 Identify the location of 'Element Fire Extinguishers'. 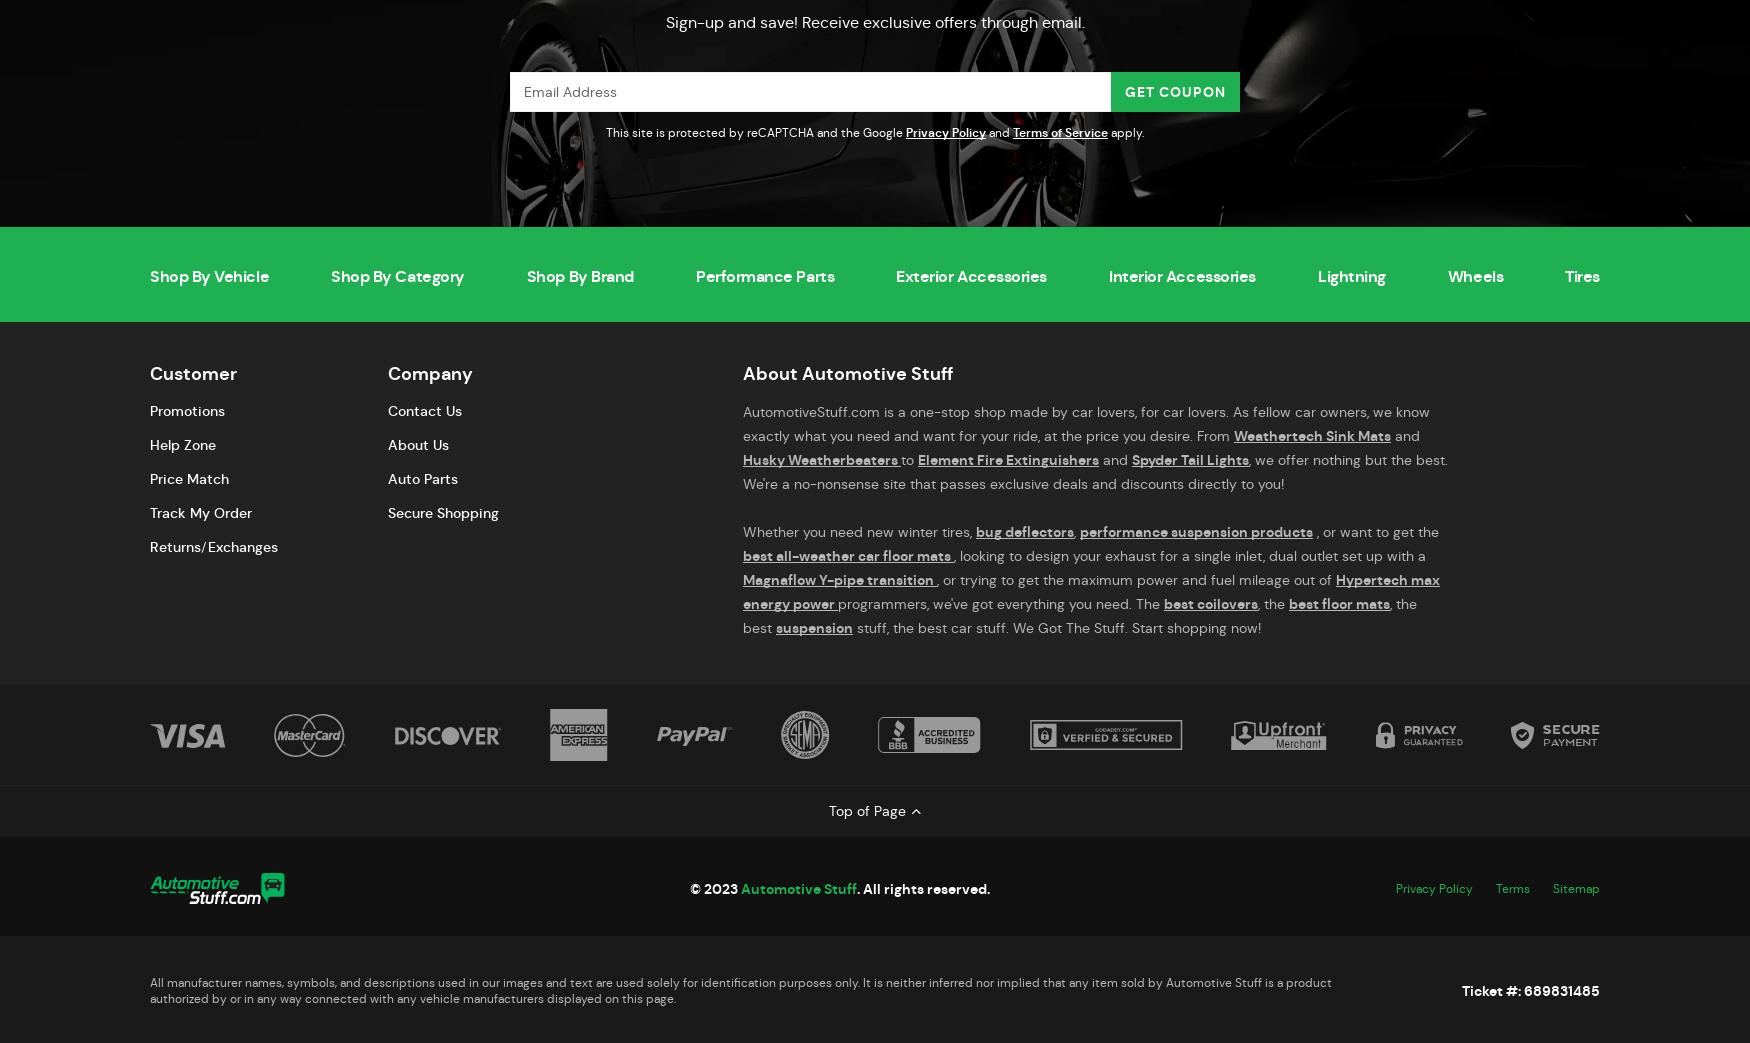
(1007, 458).